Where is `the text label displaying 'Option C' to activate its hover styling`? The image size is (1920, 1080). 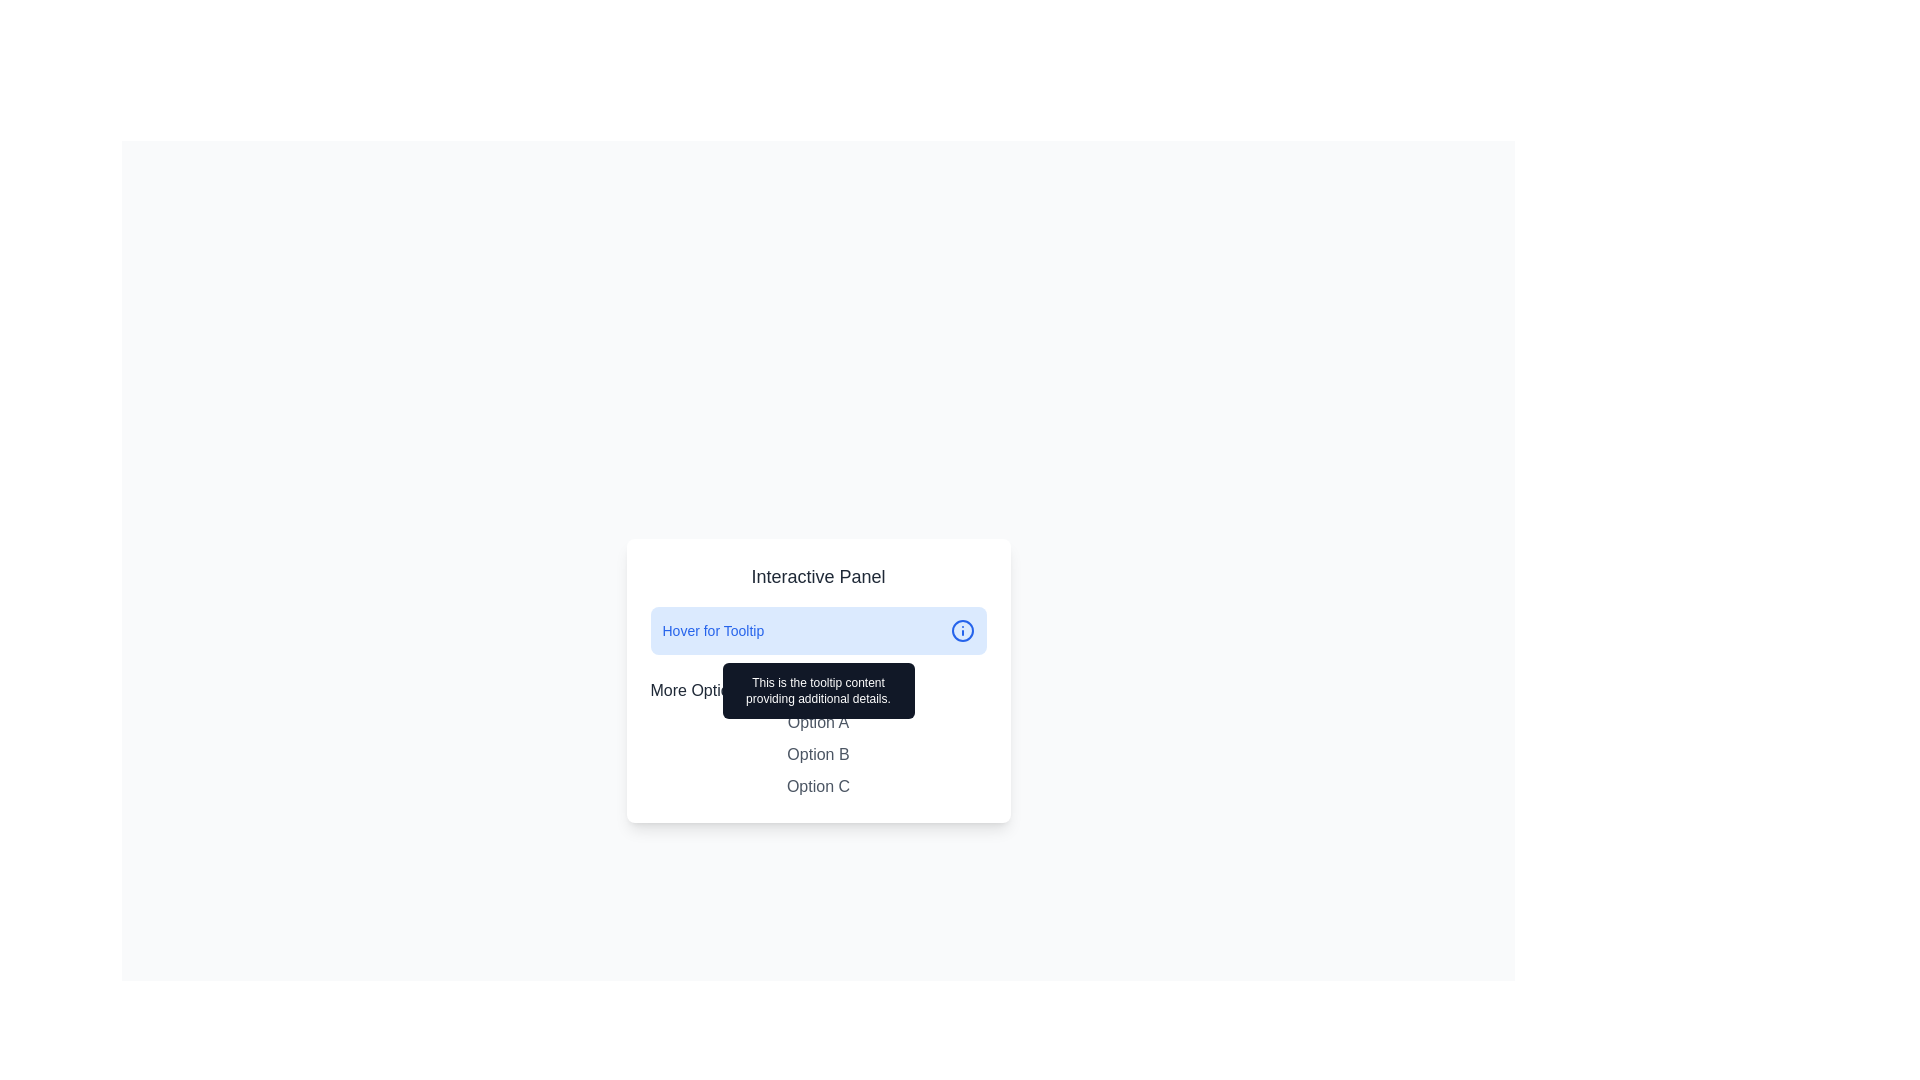
the text label displaying 'Option C' to activate its hover styling is located at coordinates (818, 785).